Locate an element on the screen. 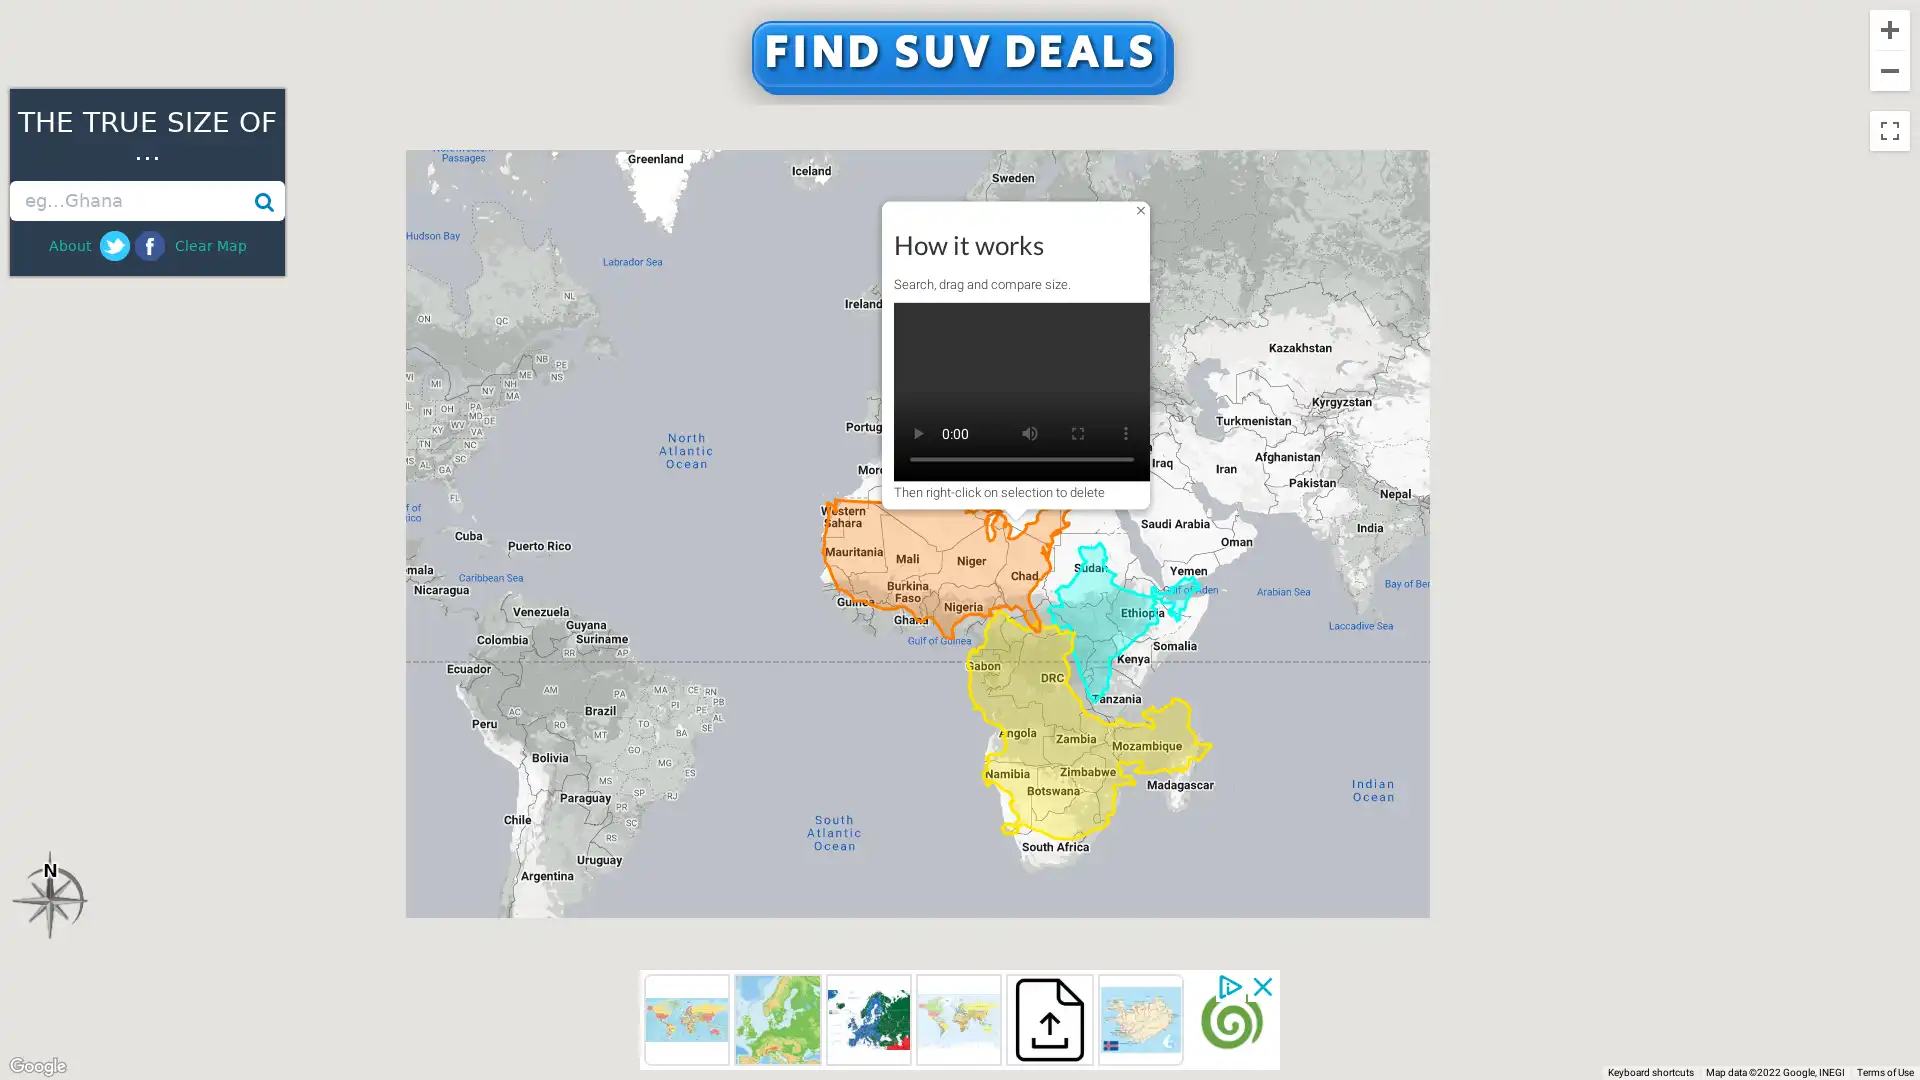 Image resolution: width=1920 pixels, height=1080 pixels. play is located at coordinates (916, 431).